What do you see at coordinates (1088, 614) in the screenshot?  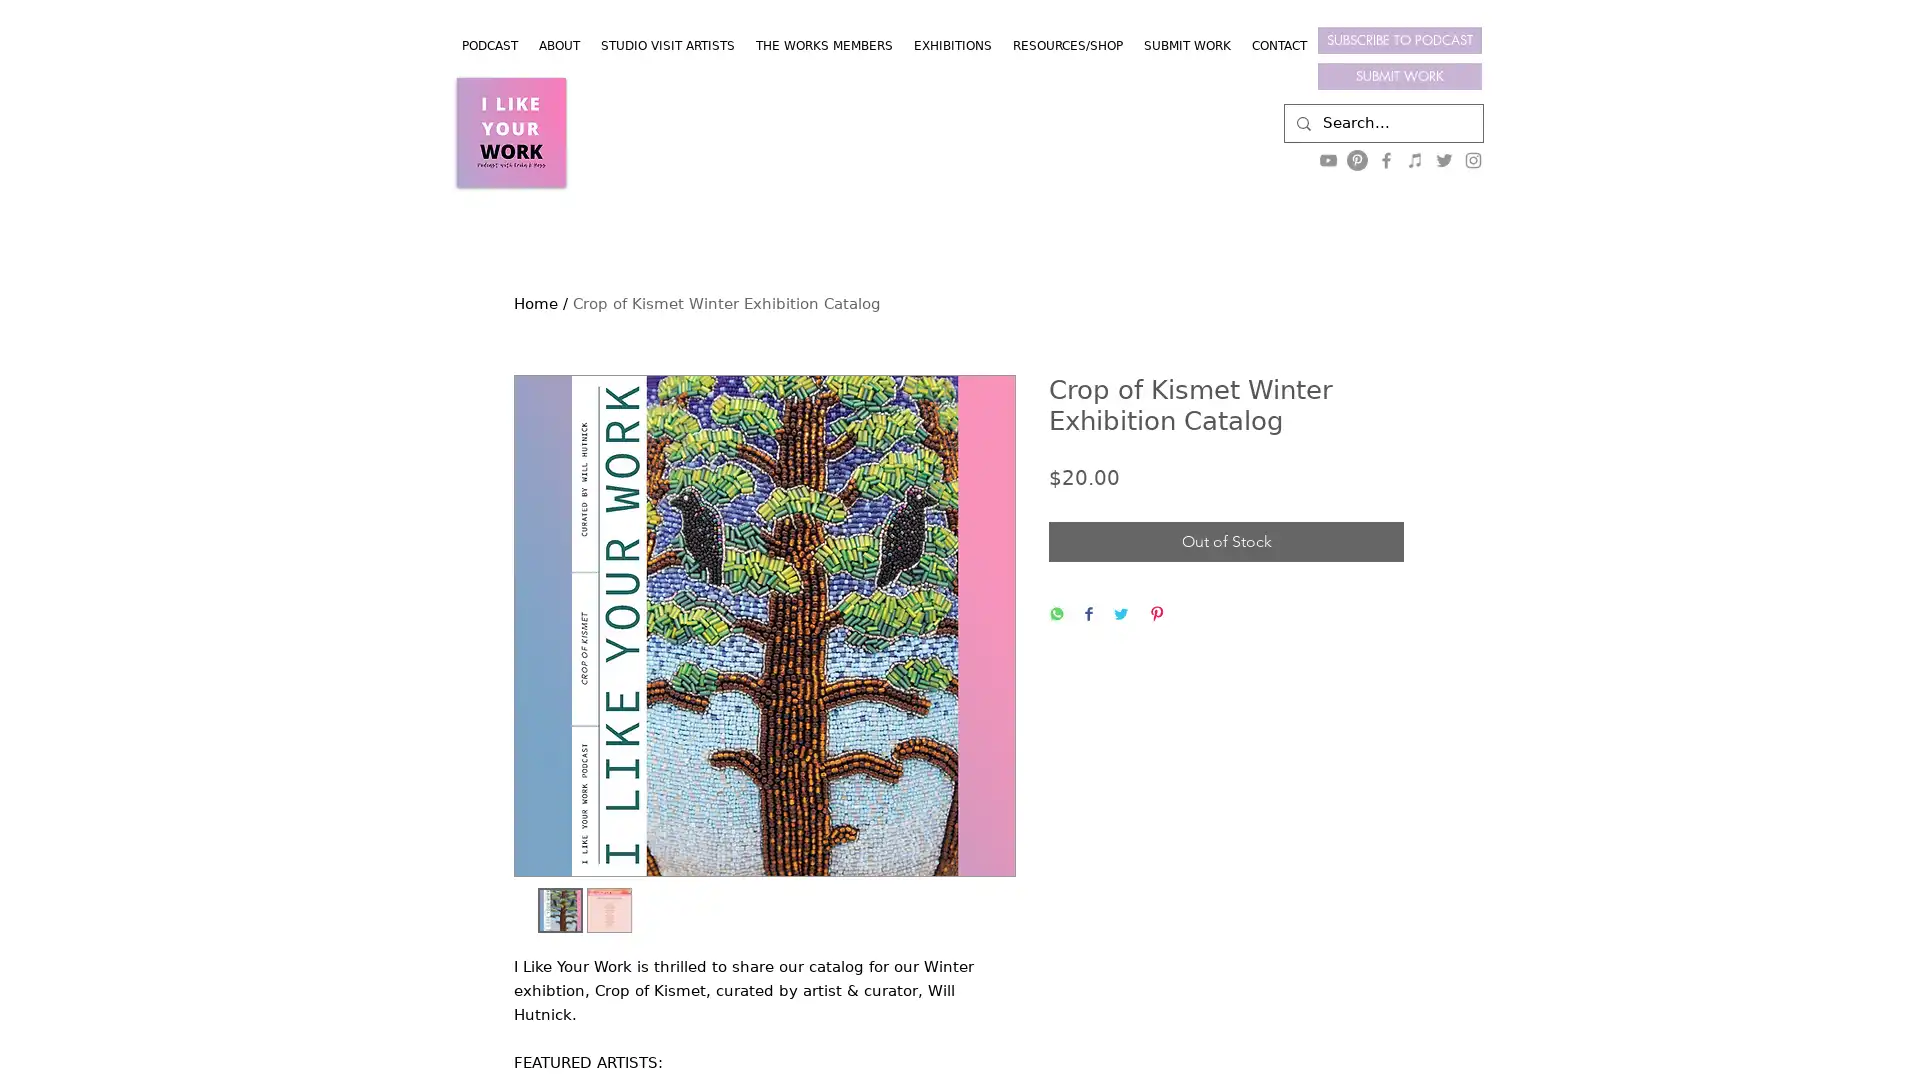 I see `Share on Facebook` at bounding box center [1088, 614].